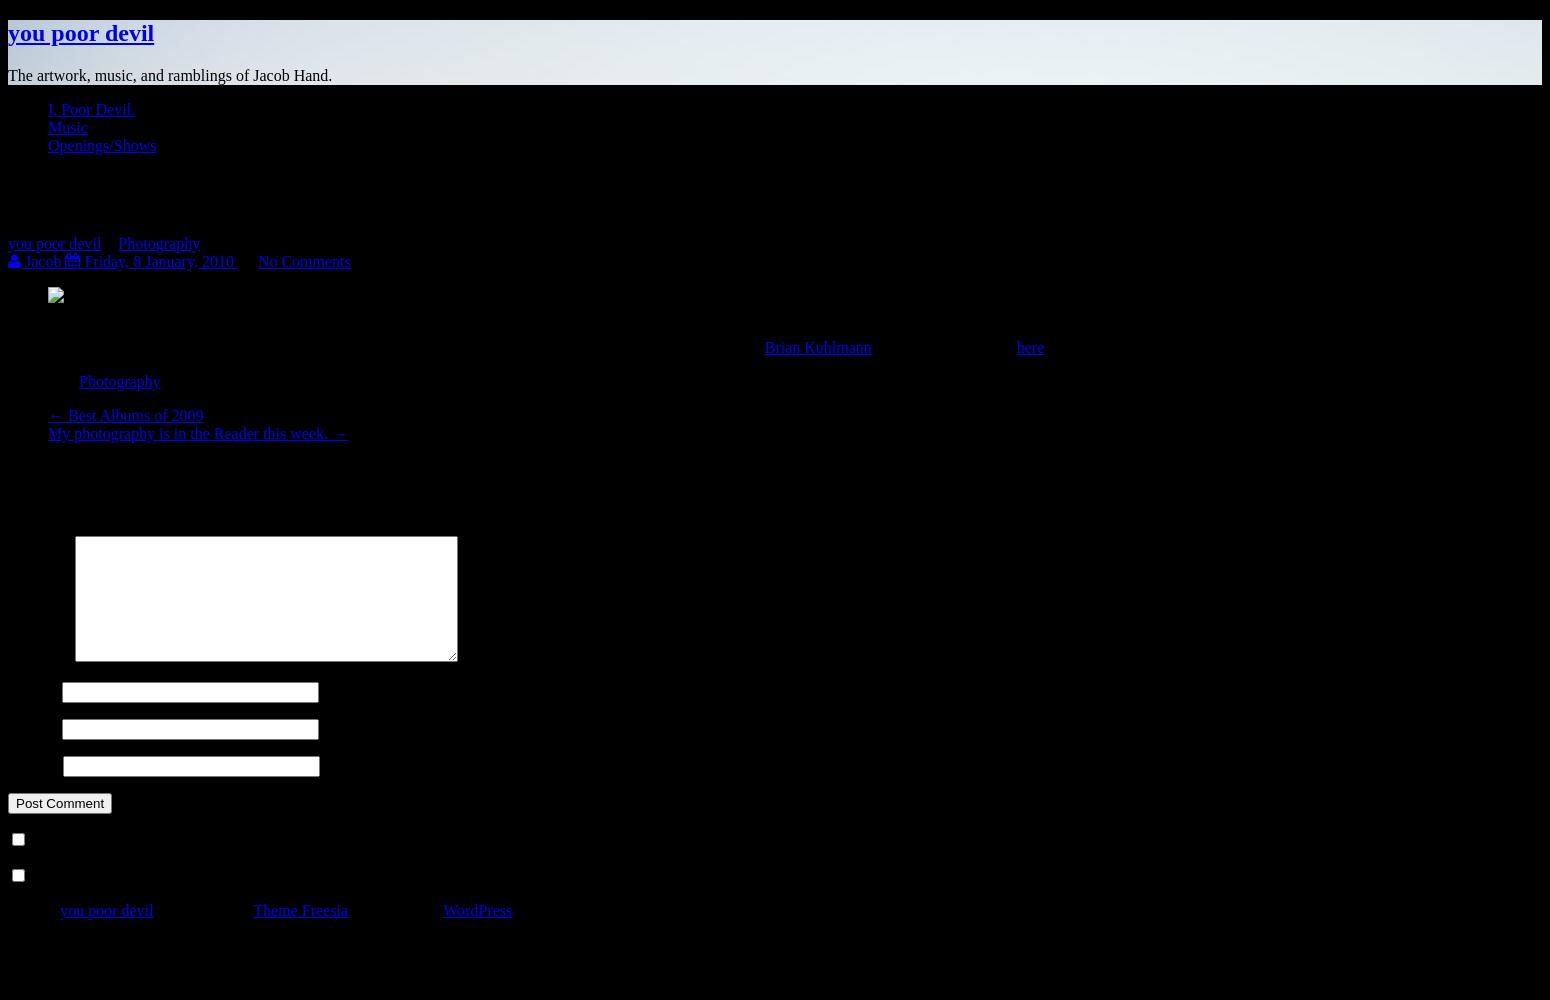  What do you see at coordinates (172, 839) in the screenshot?
I see `'Notify me of follow-up comments by email.'` at bounding box center [172, 839].